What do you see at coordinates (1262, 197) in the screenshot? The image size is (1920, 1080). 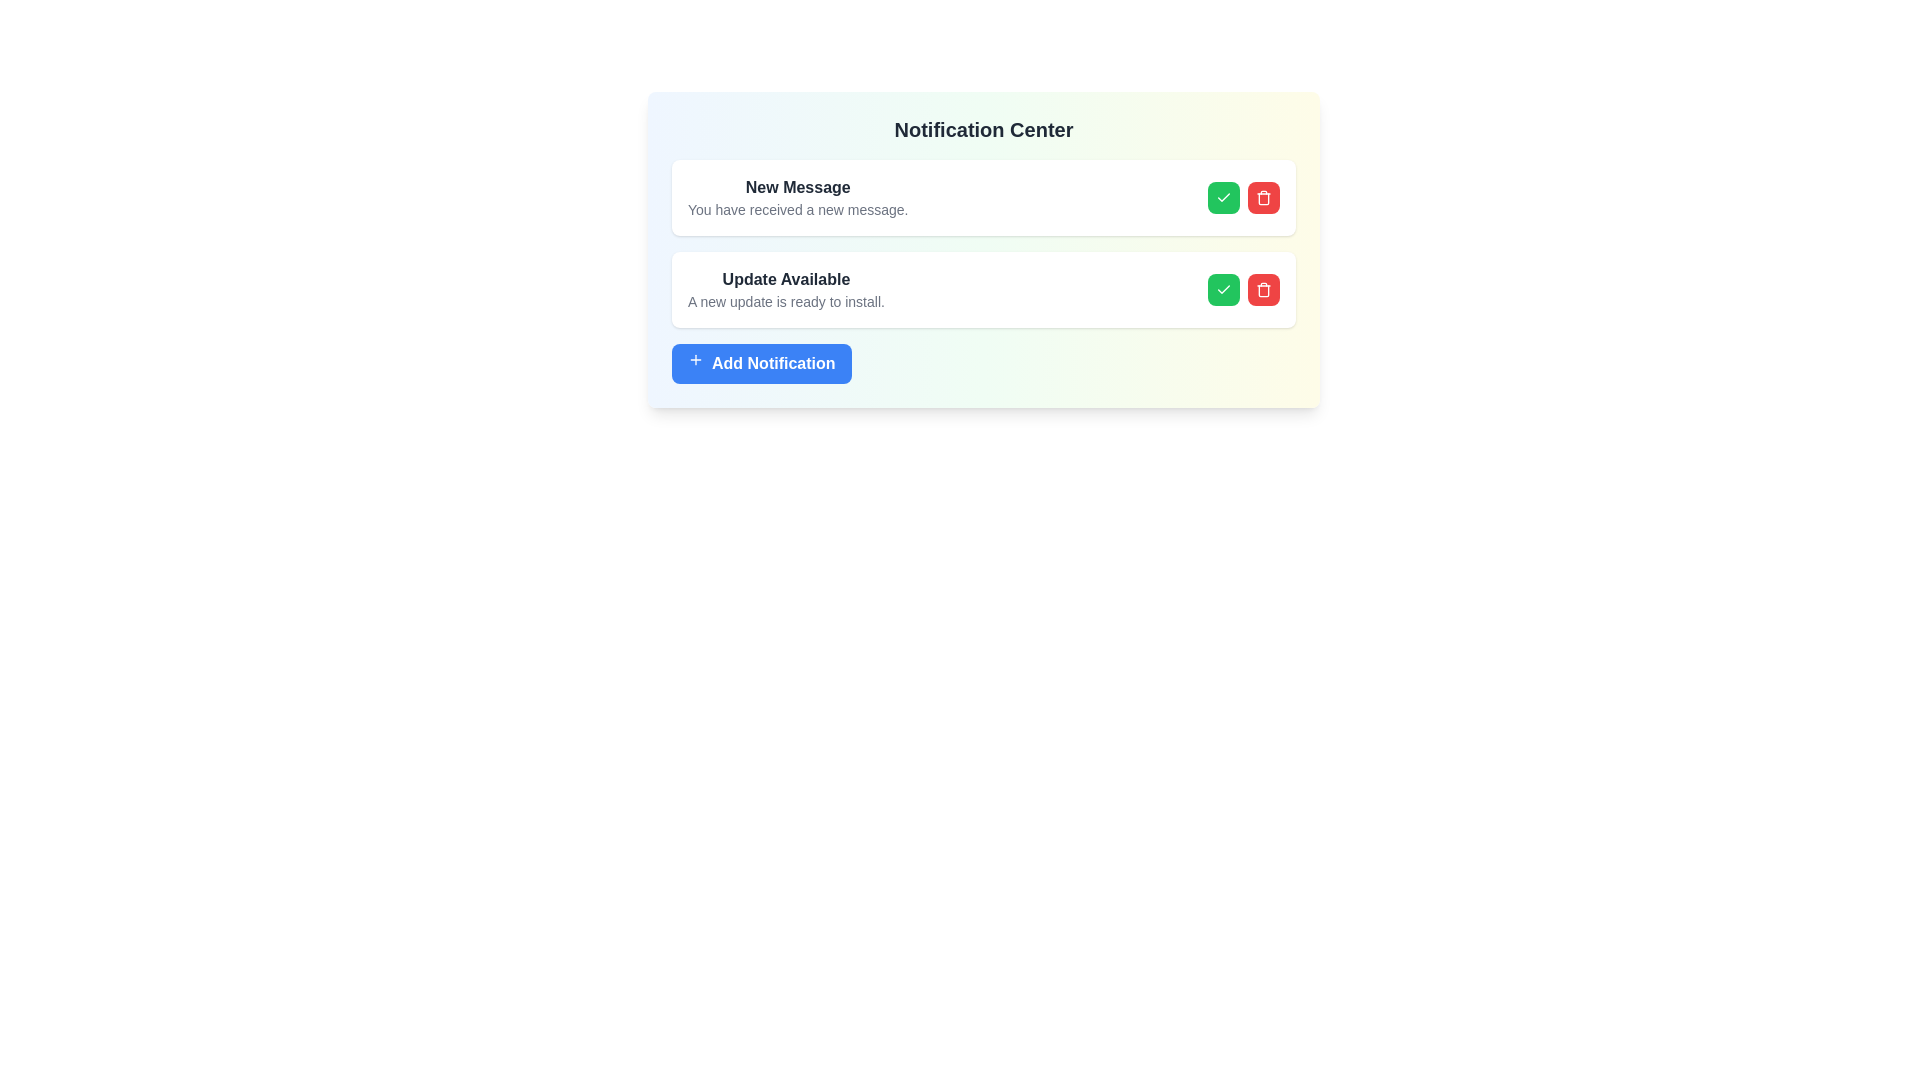 I see `the delete button located on the right side of the second notification entry box in the notification center interface` at bounding box center [1262, 197].